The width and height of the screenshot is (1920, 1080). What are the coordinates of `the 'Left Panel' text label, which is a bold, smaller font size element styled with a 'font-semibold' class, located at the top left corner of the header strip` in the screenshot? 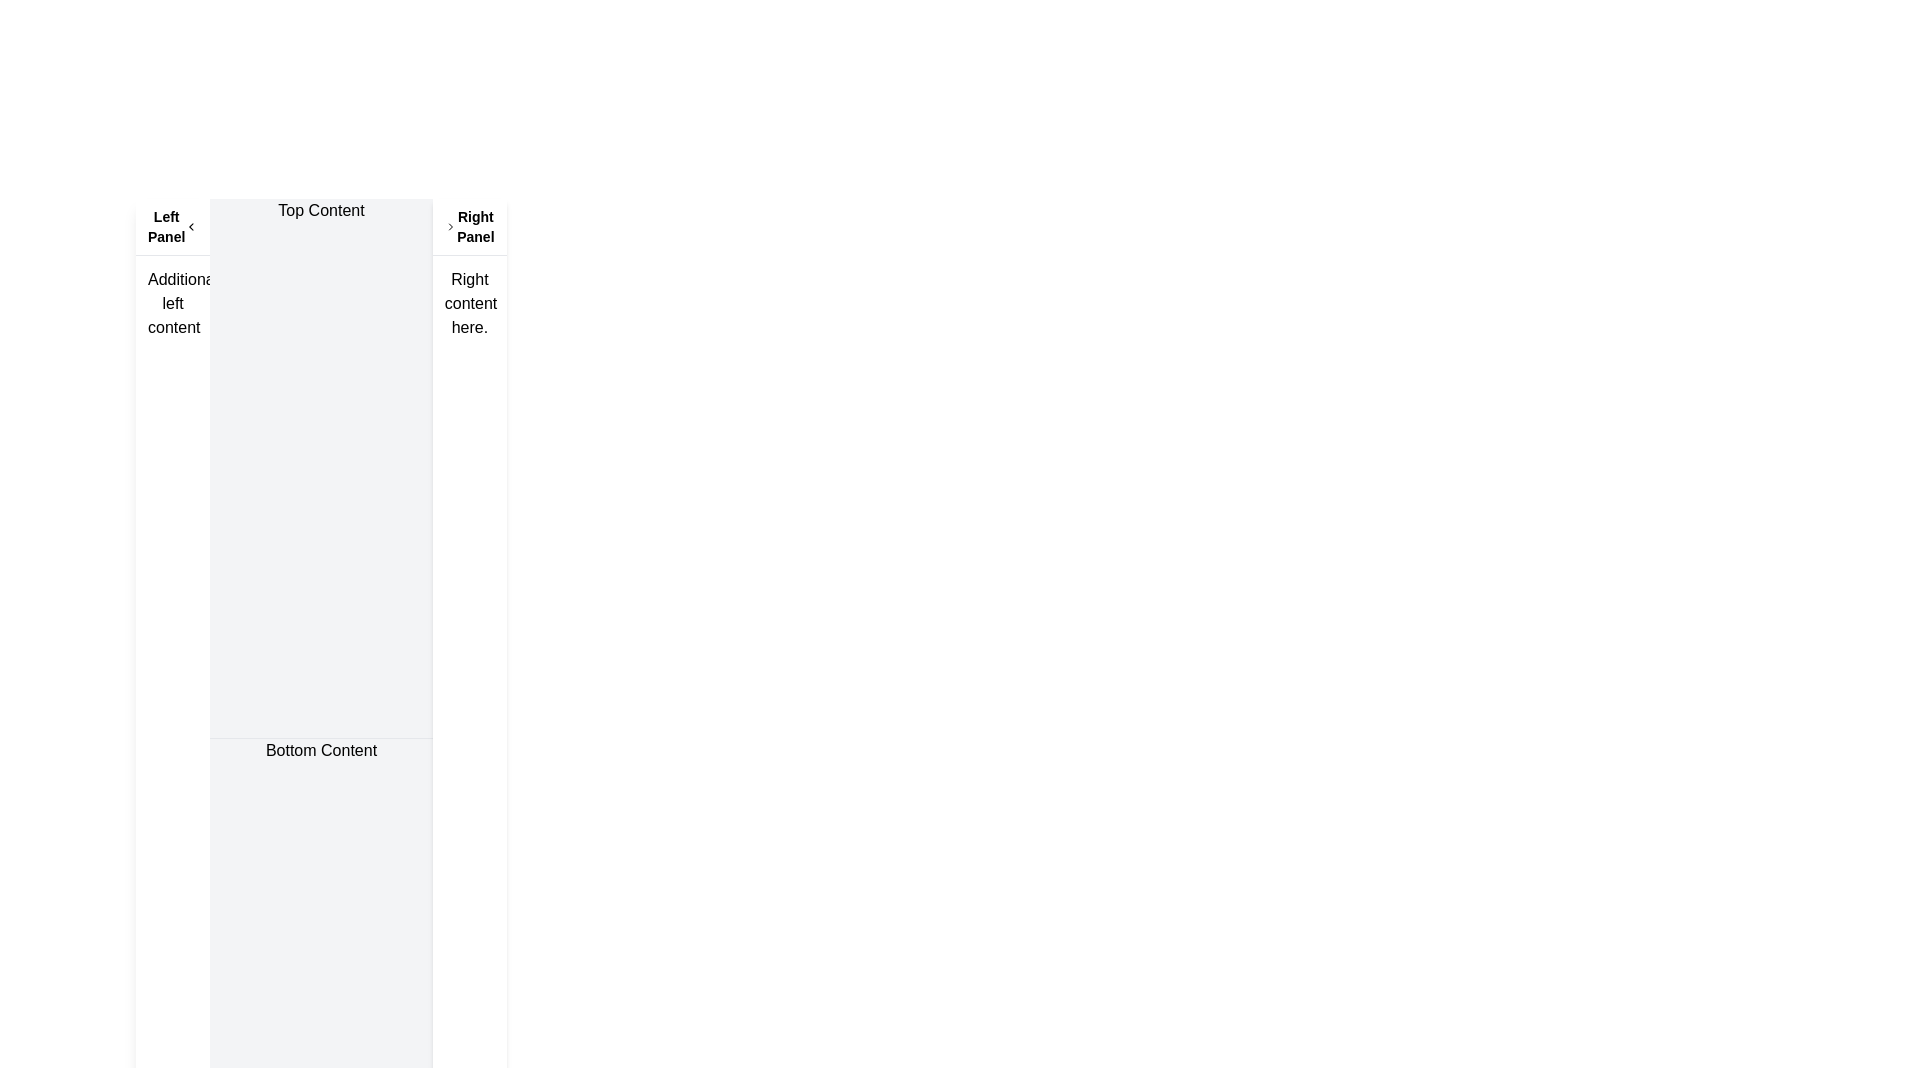 It's located at (166, 226).